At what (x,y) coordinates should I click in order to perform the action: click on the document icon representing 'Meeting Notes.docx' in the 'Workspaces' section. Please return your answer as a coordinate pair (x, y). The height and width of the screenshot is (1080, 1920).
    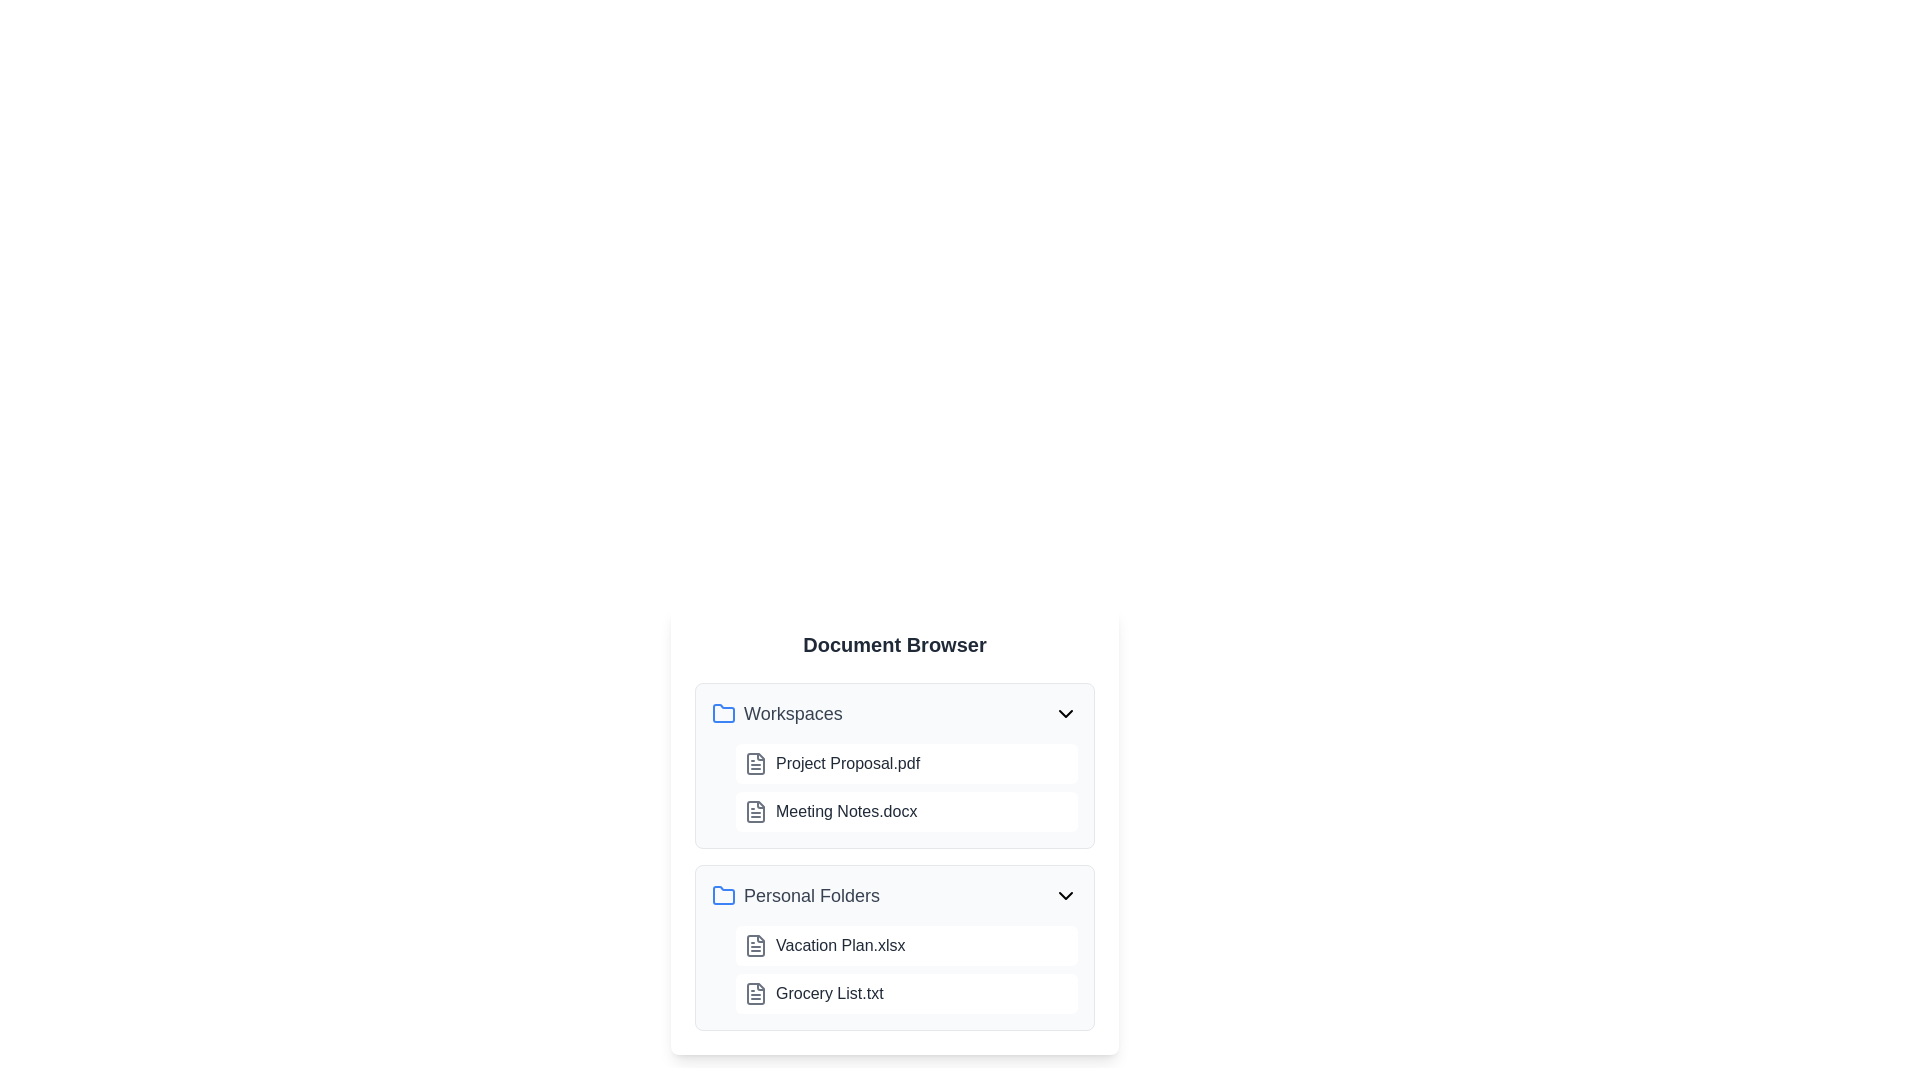
    Looking at the image, I should click on (754, 812).